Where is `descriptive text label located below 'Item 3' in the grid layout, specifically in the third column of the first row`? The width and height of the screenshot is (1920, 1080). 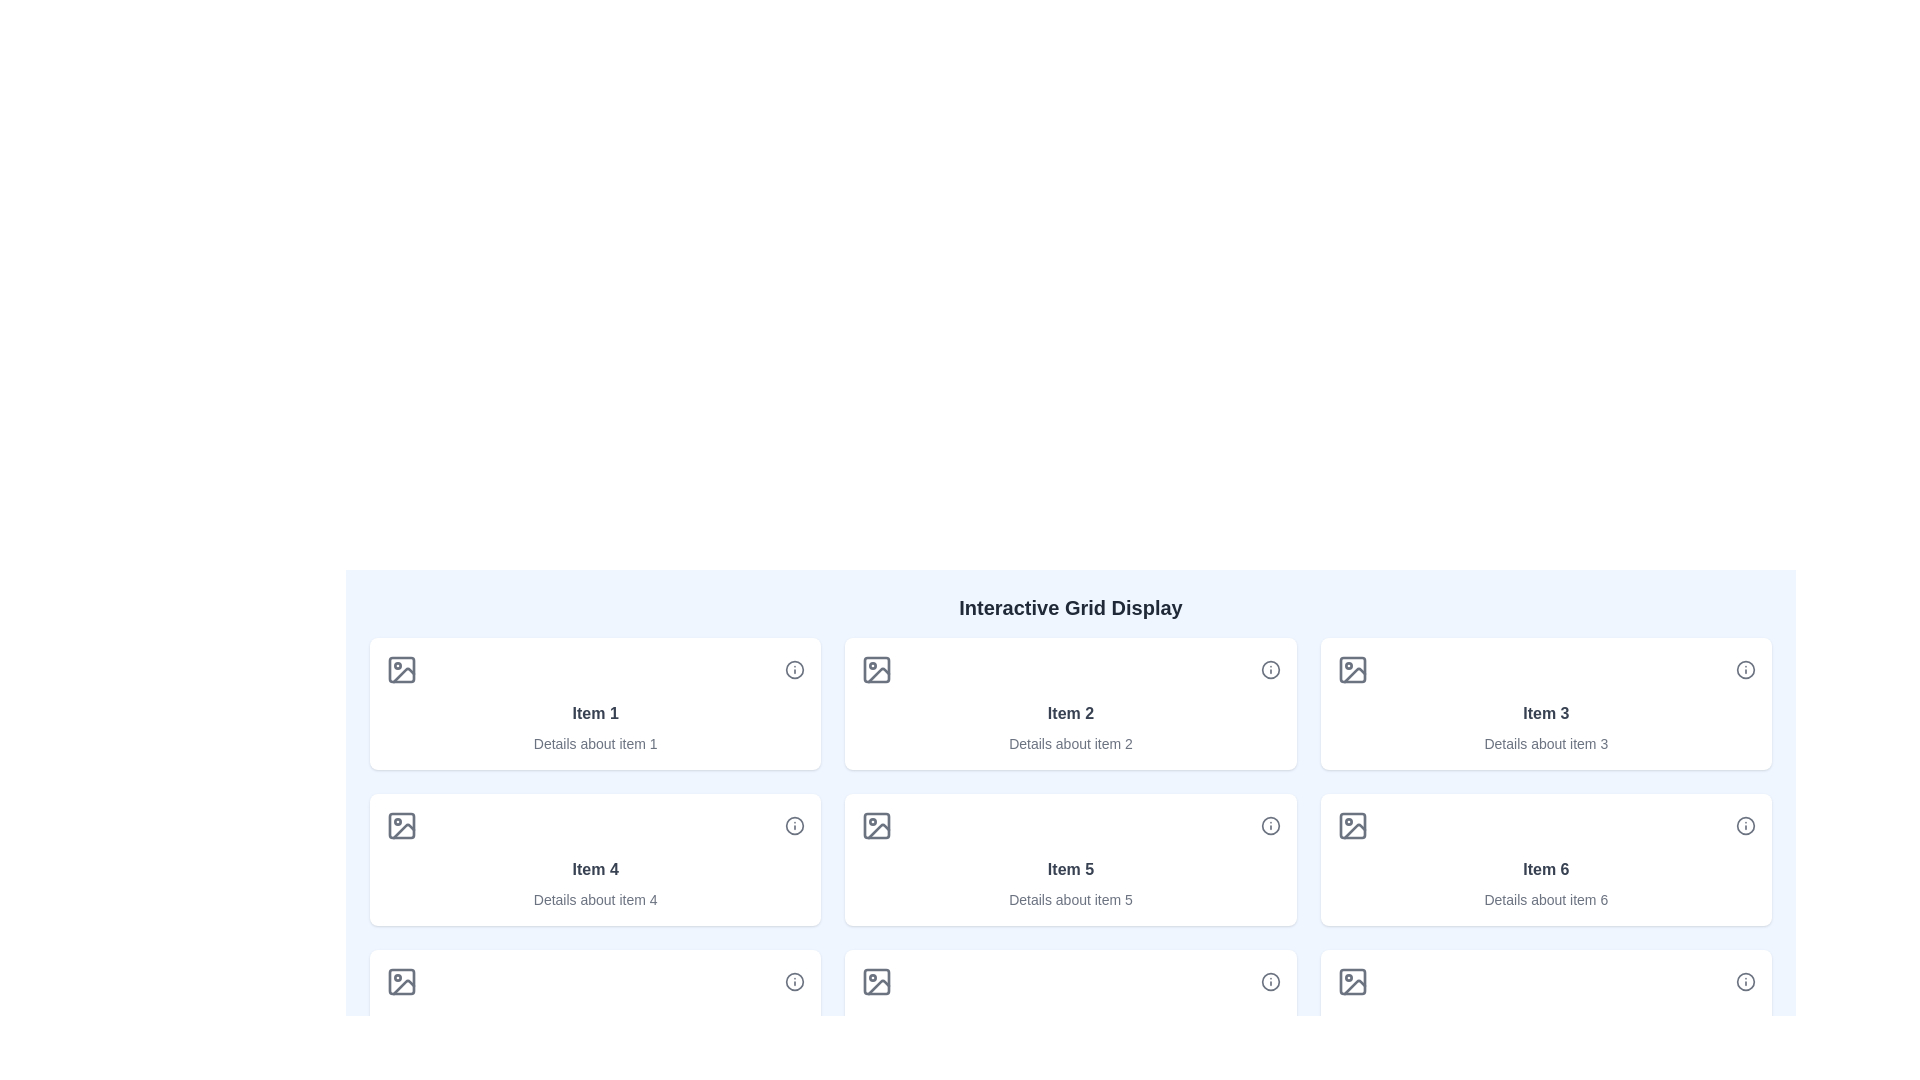
descriptive text label located below 'Item 3' in the grid layout, specifically in the third column of the first row is located at coordinates (1545, 744).